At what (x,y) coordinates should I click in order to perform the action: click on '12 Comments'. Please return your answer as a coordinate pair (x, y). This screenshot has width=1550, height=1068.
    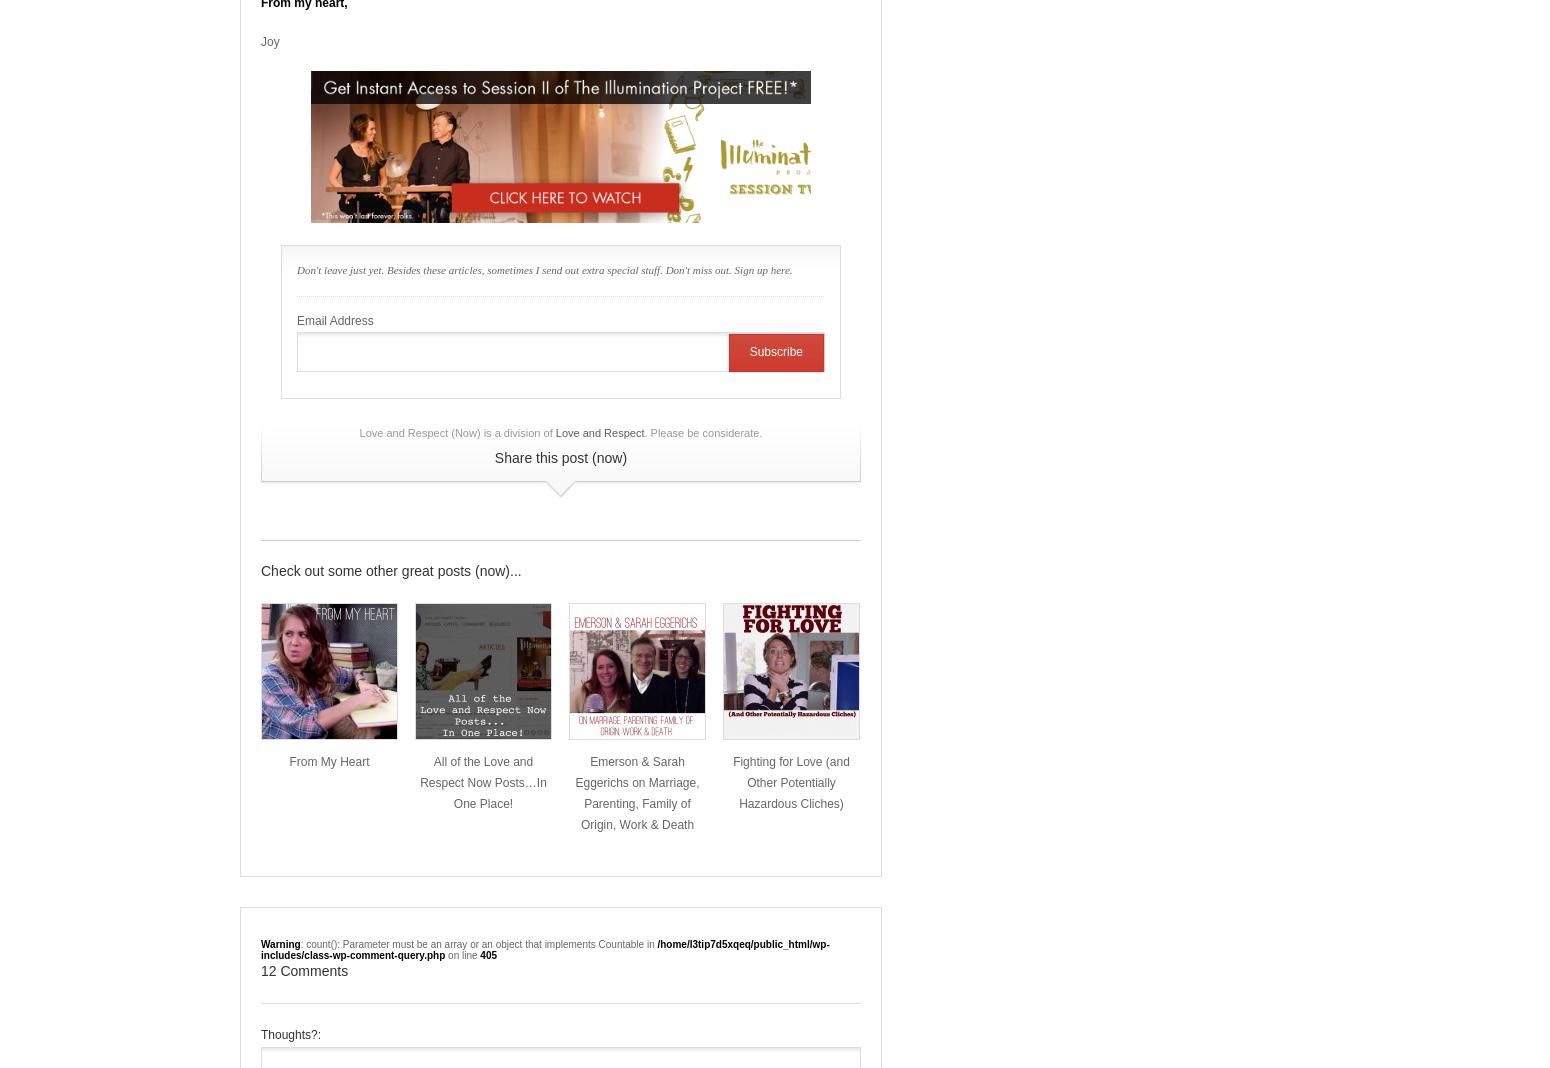
    Looking at the image, I should click on (304, 971).